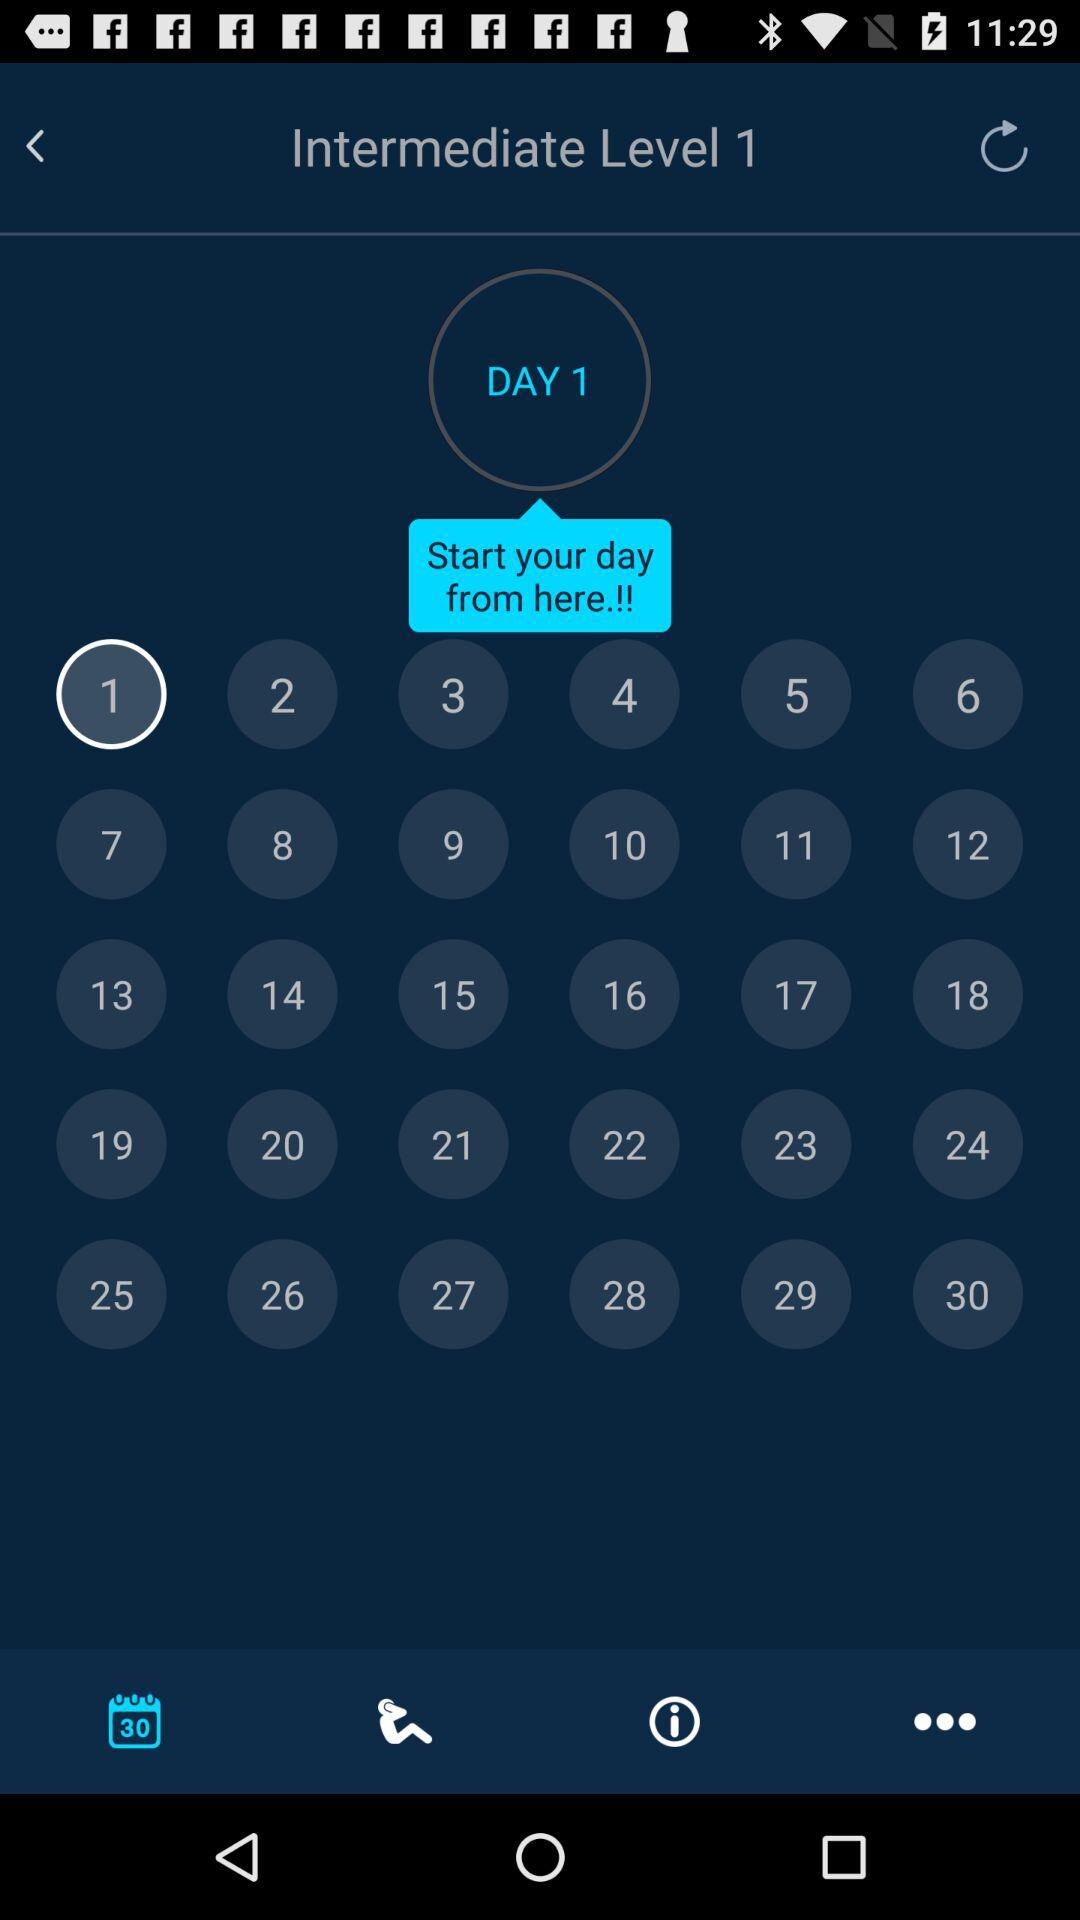  Describe the element at coordinates (453, 1144) in the screenshot. I see `twenty-one day` at that location.